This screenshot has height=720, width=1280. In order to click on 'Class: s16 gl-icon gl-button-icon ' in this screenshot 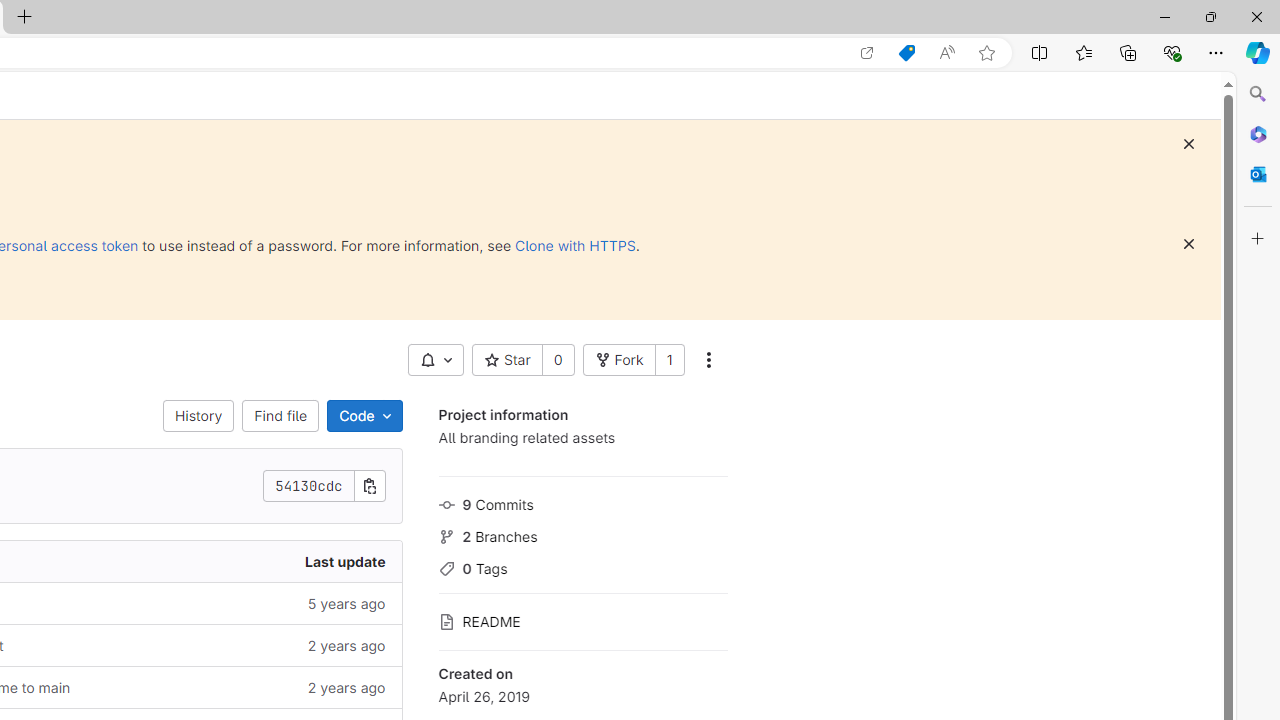, I will do `click(1189, 243)`.